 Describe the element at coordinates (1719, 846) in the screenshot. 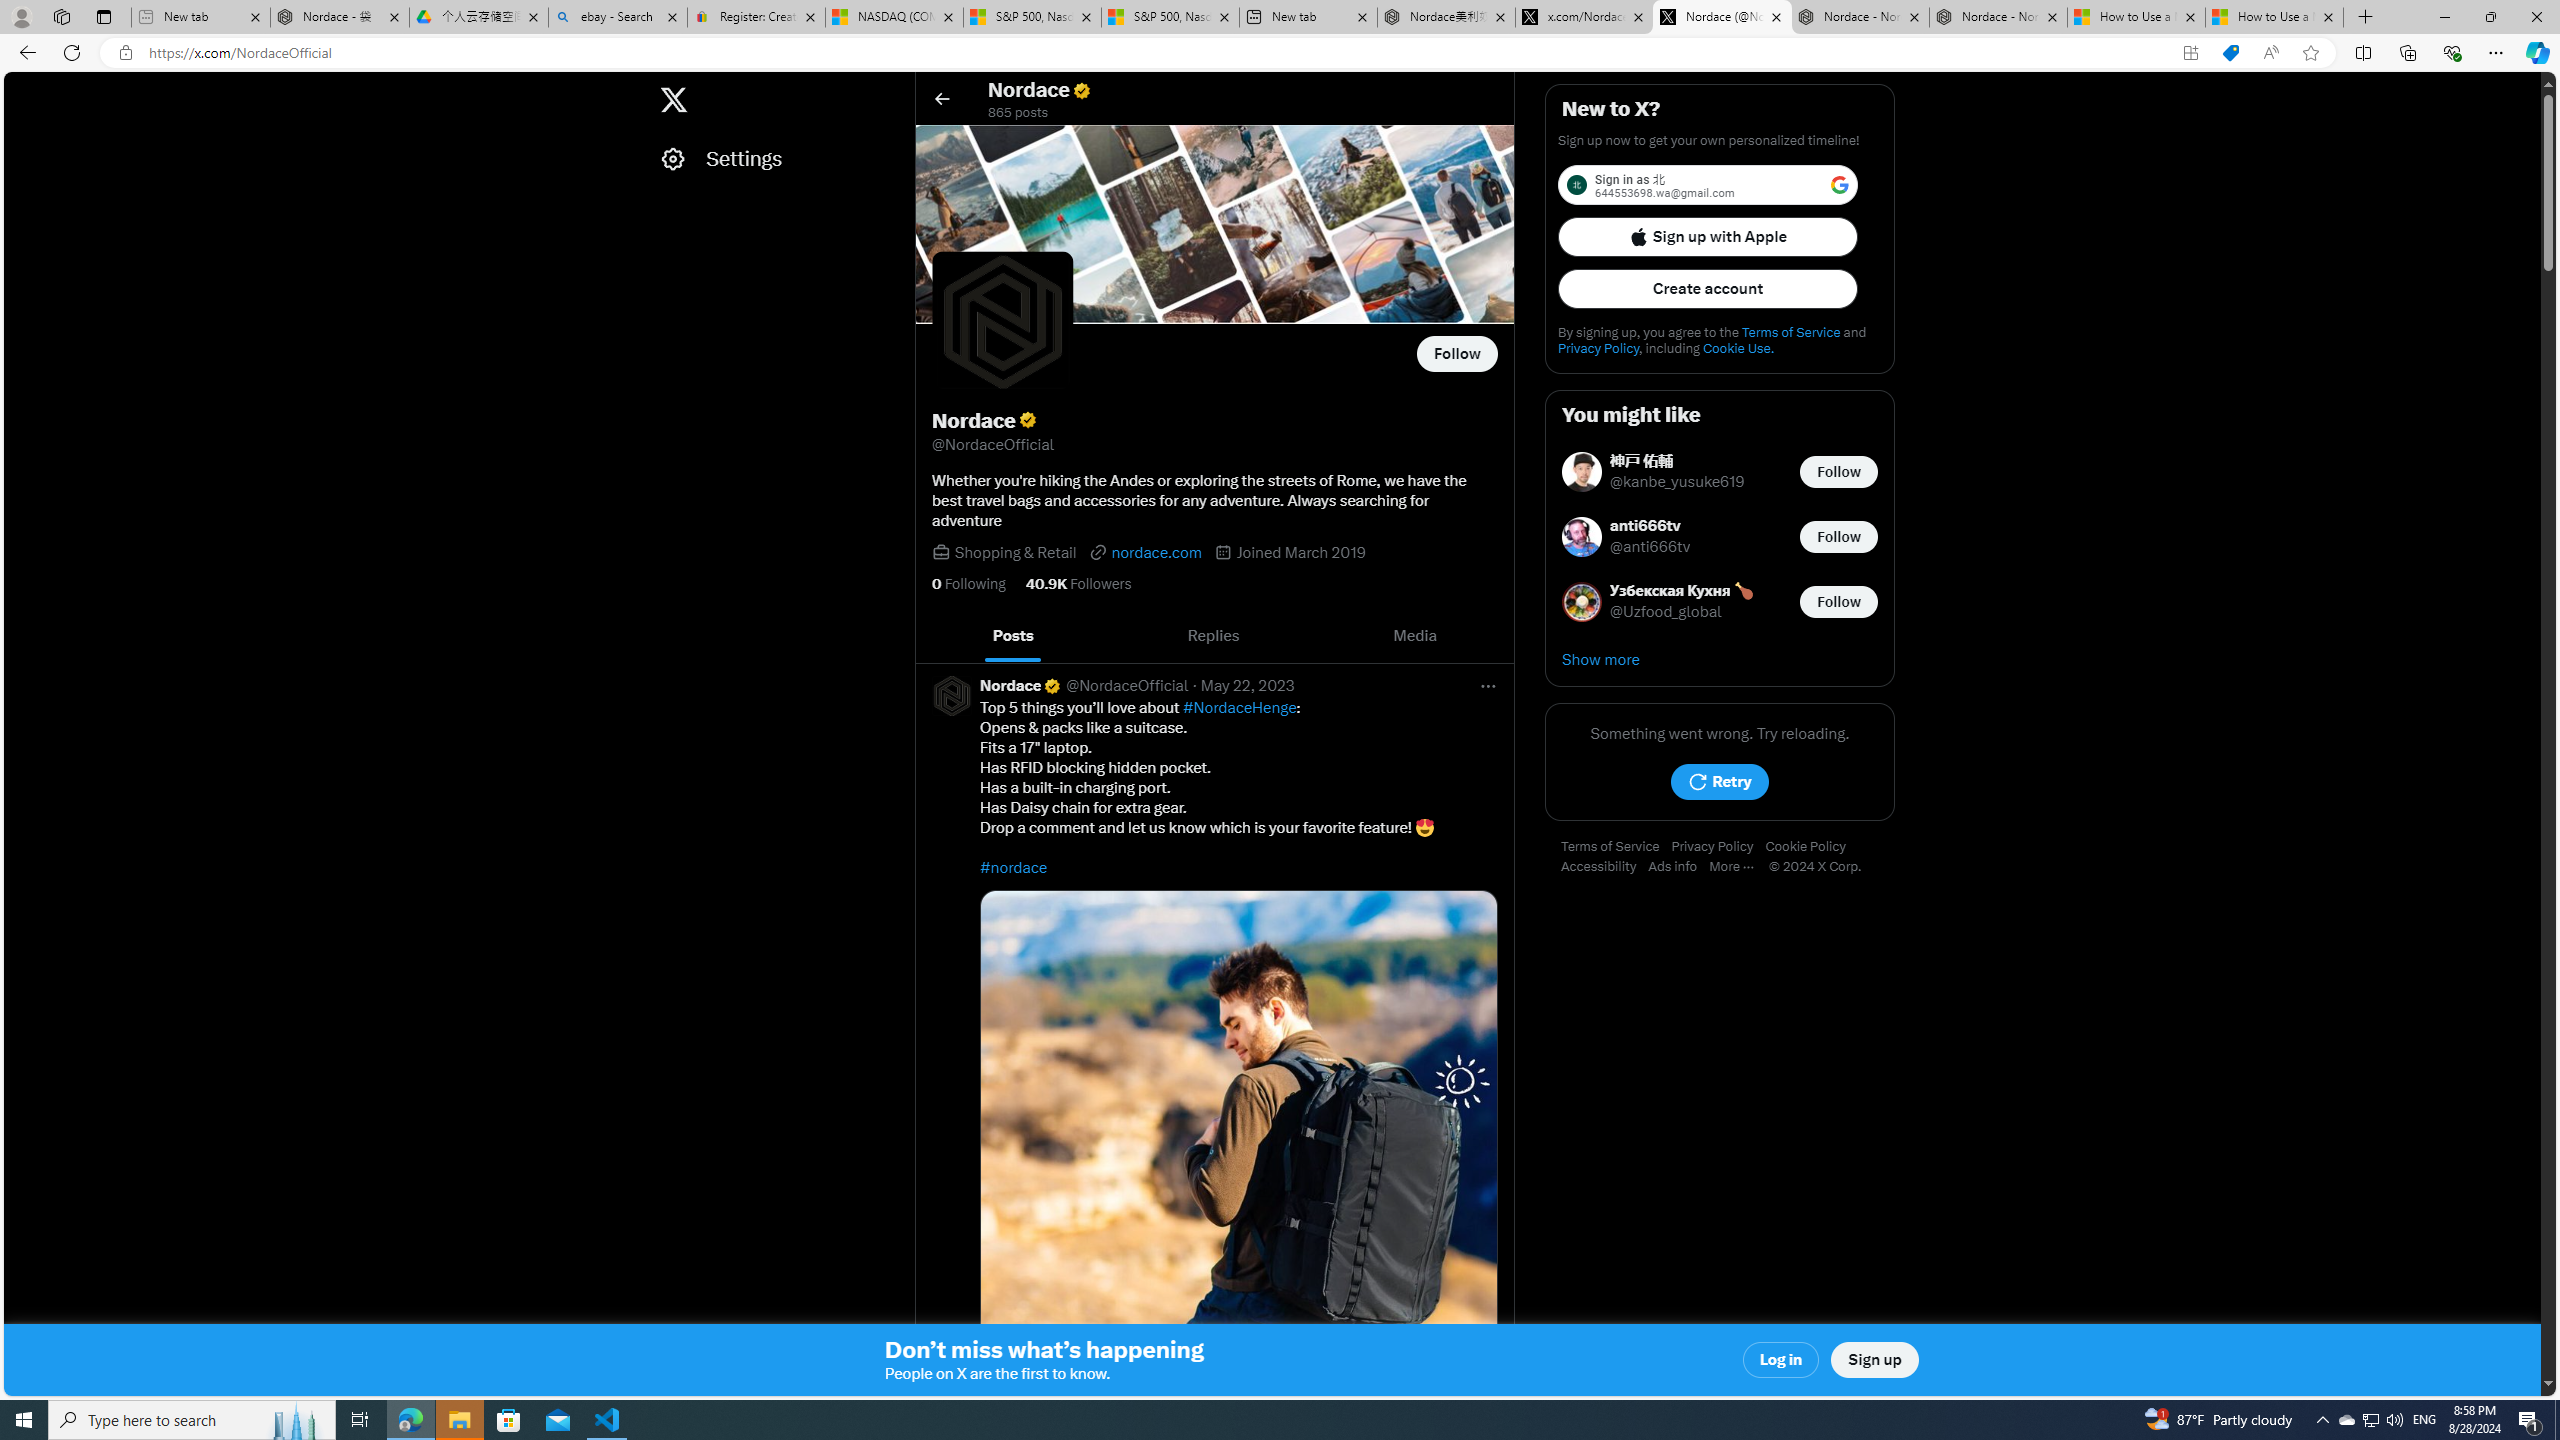

I see `'Privacy Policy'` at that location.